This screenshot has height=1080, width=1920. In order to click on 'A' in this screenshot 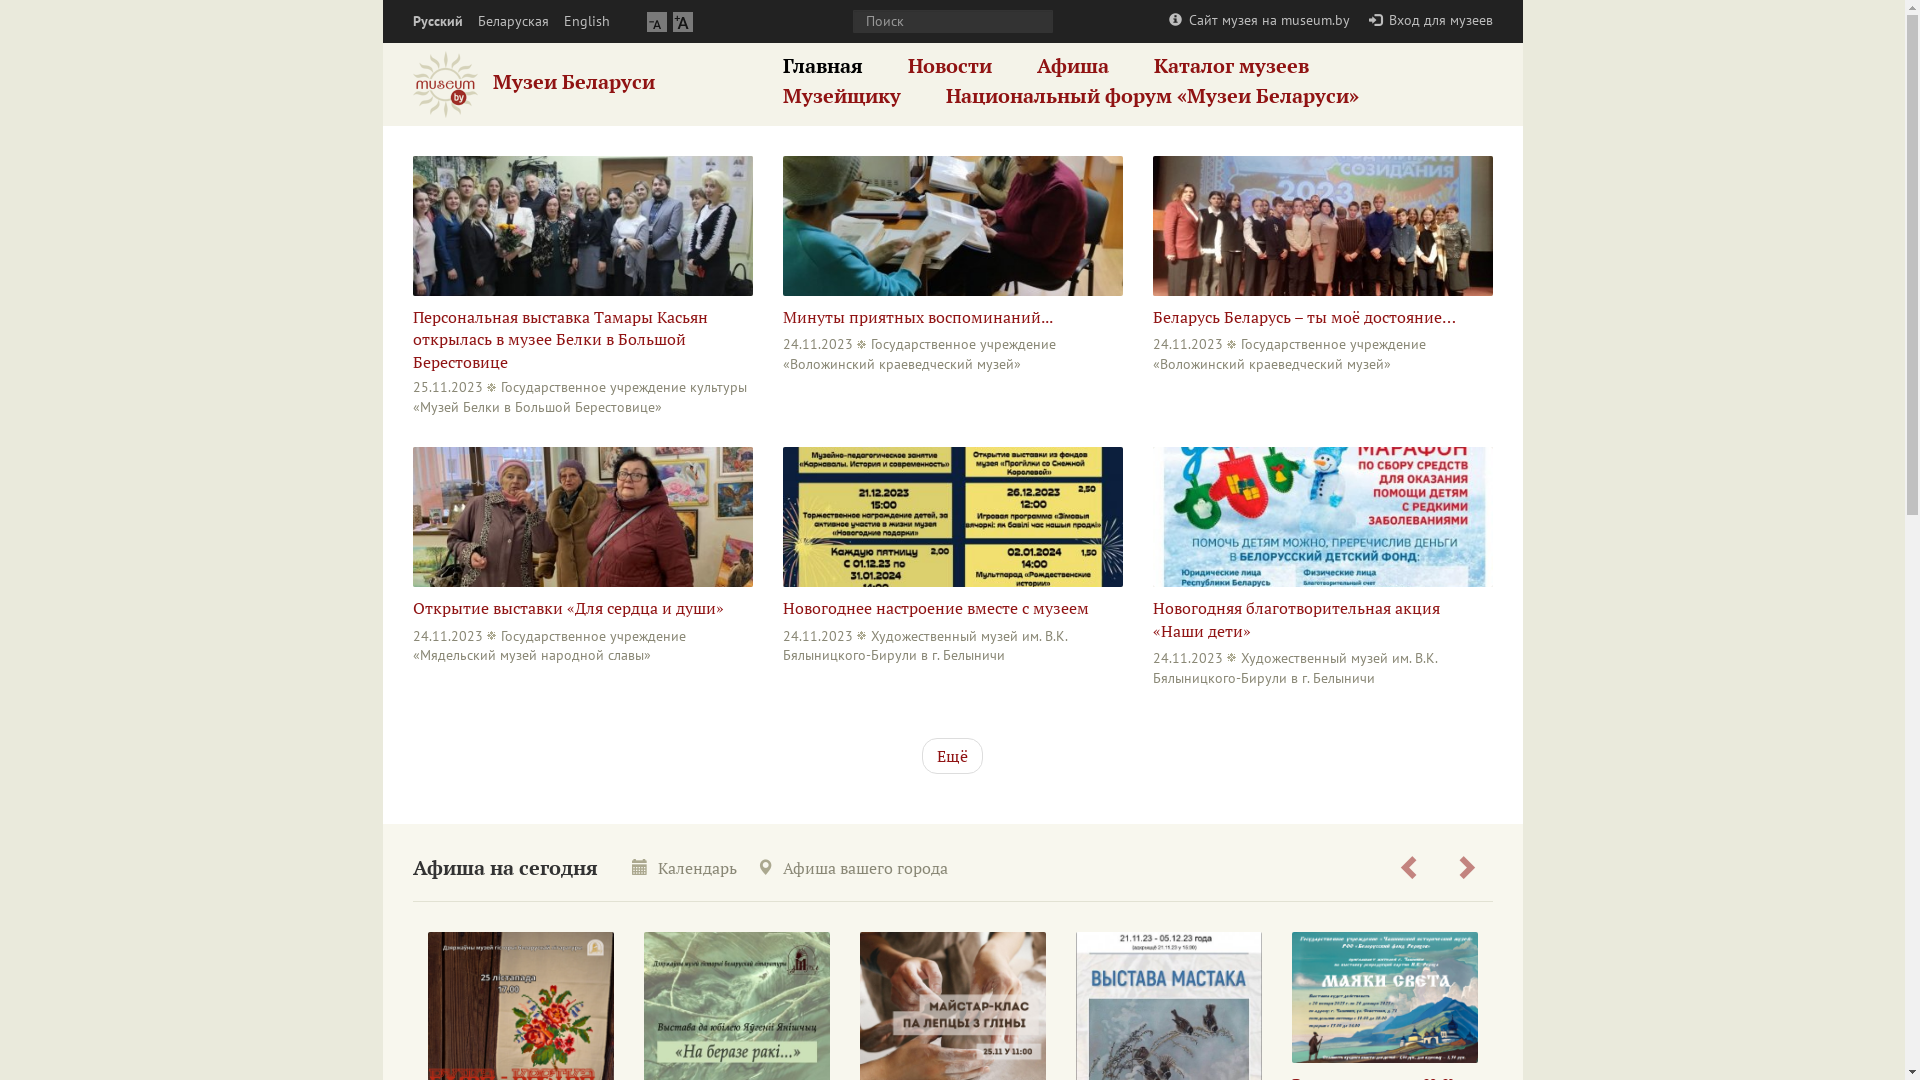, I will do `click(656, 21)`.